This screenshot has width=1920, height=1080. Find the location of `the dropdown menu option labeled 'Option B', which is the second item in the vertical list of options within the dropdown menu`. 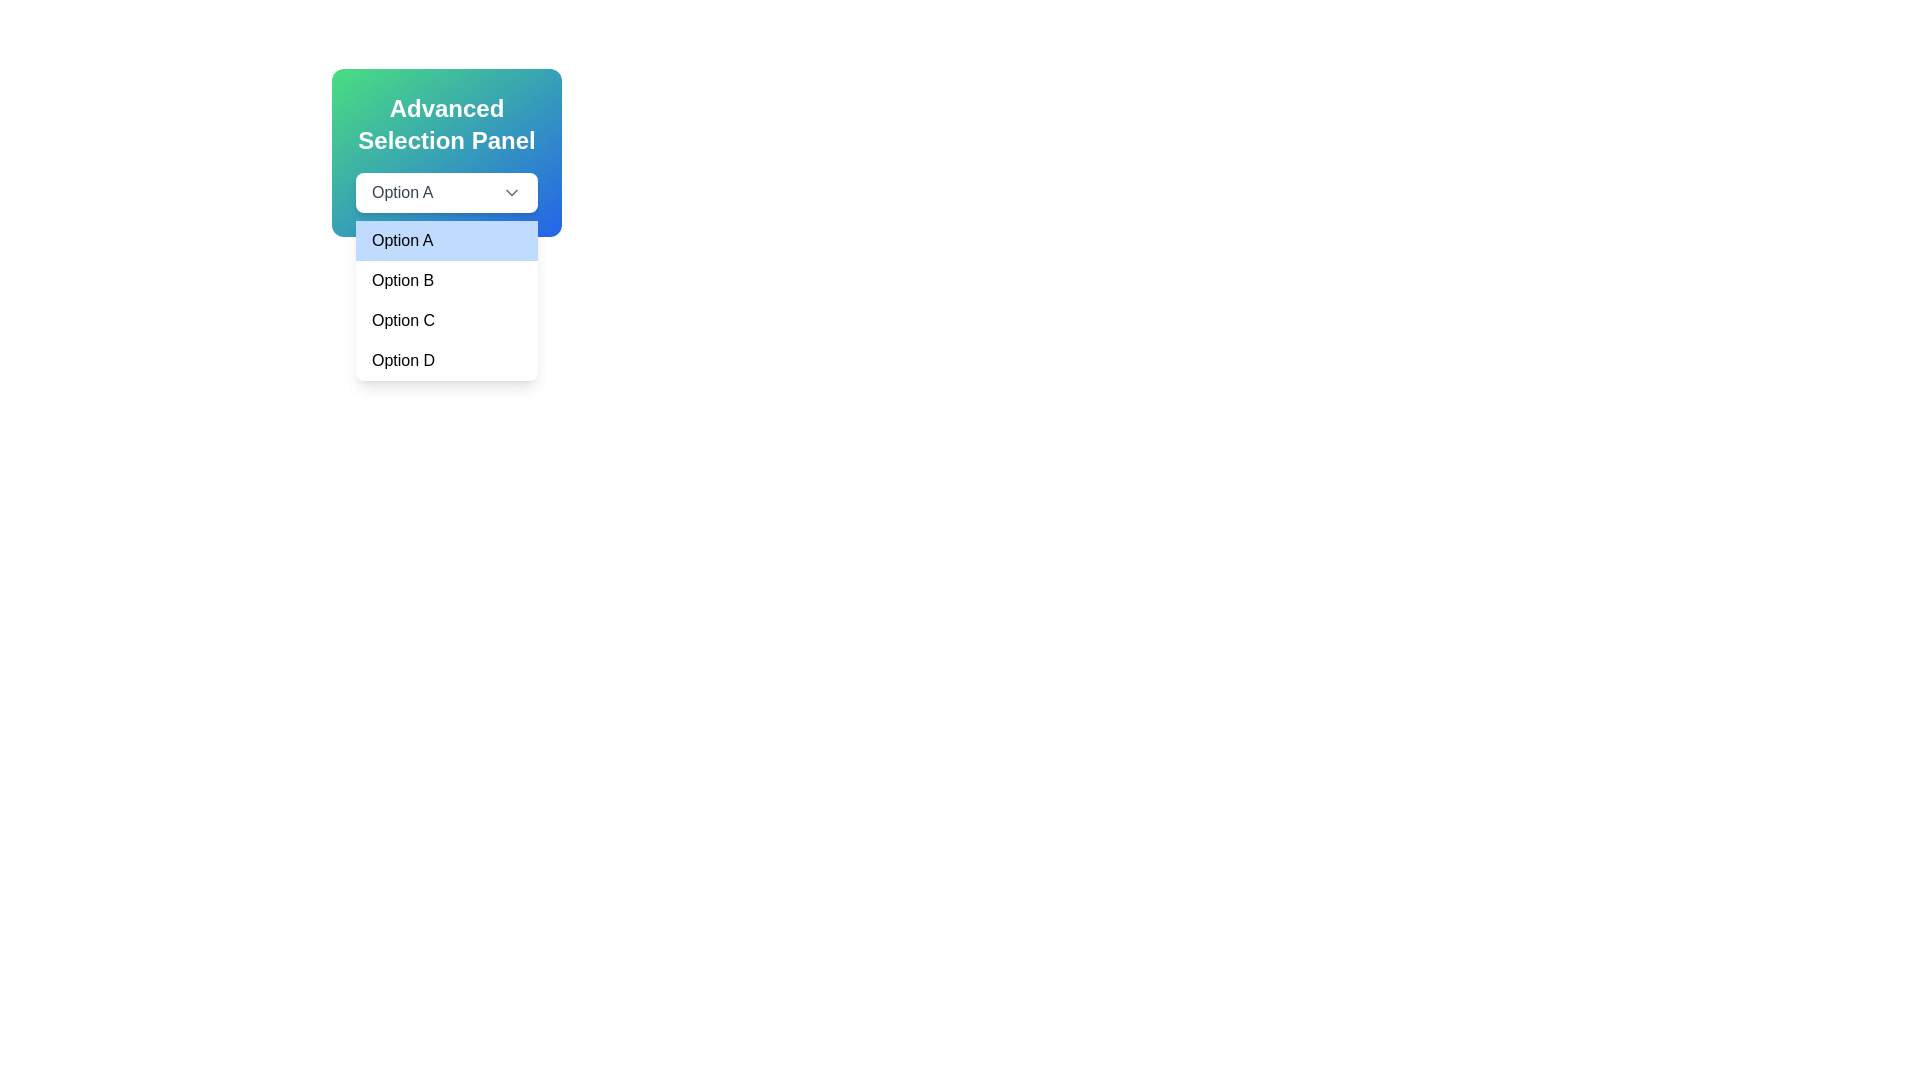

the dropdown menu option labeled 'Option B', which is the second item in the vertical list of options within the dropdown menu is located at coordinates (445, 281).